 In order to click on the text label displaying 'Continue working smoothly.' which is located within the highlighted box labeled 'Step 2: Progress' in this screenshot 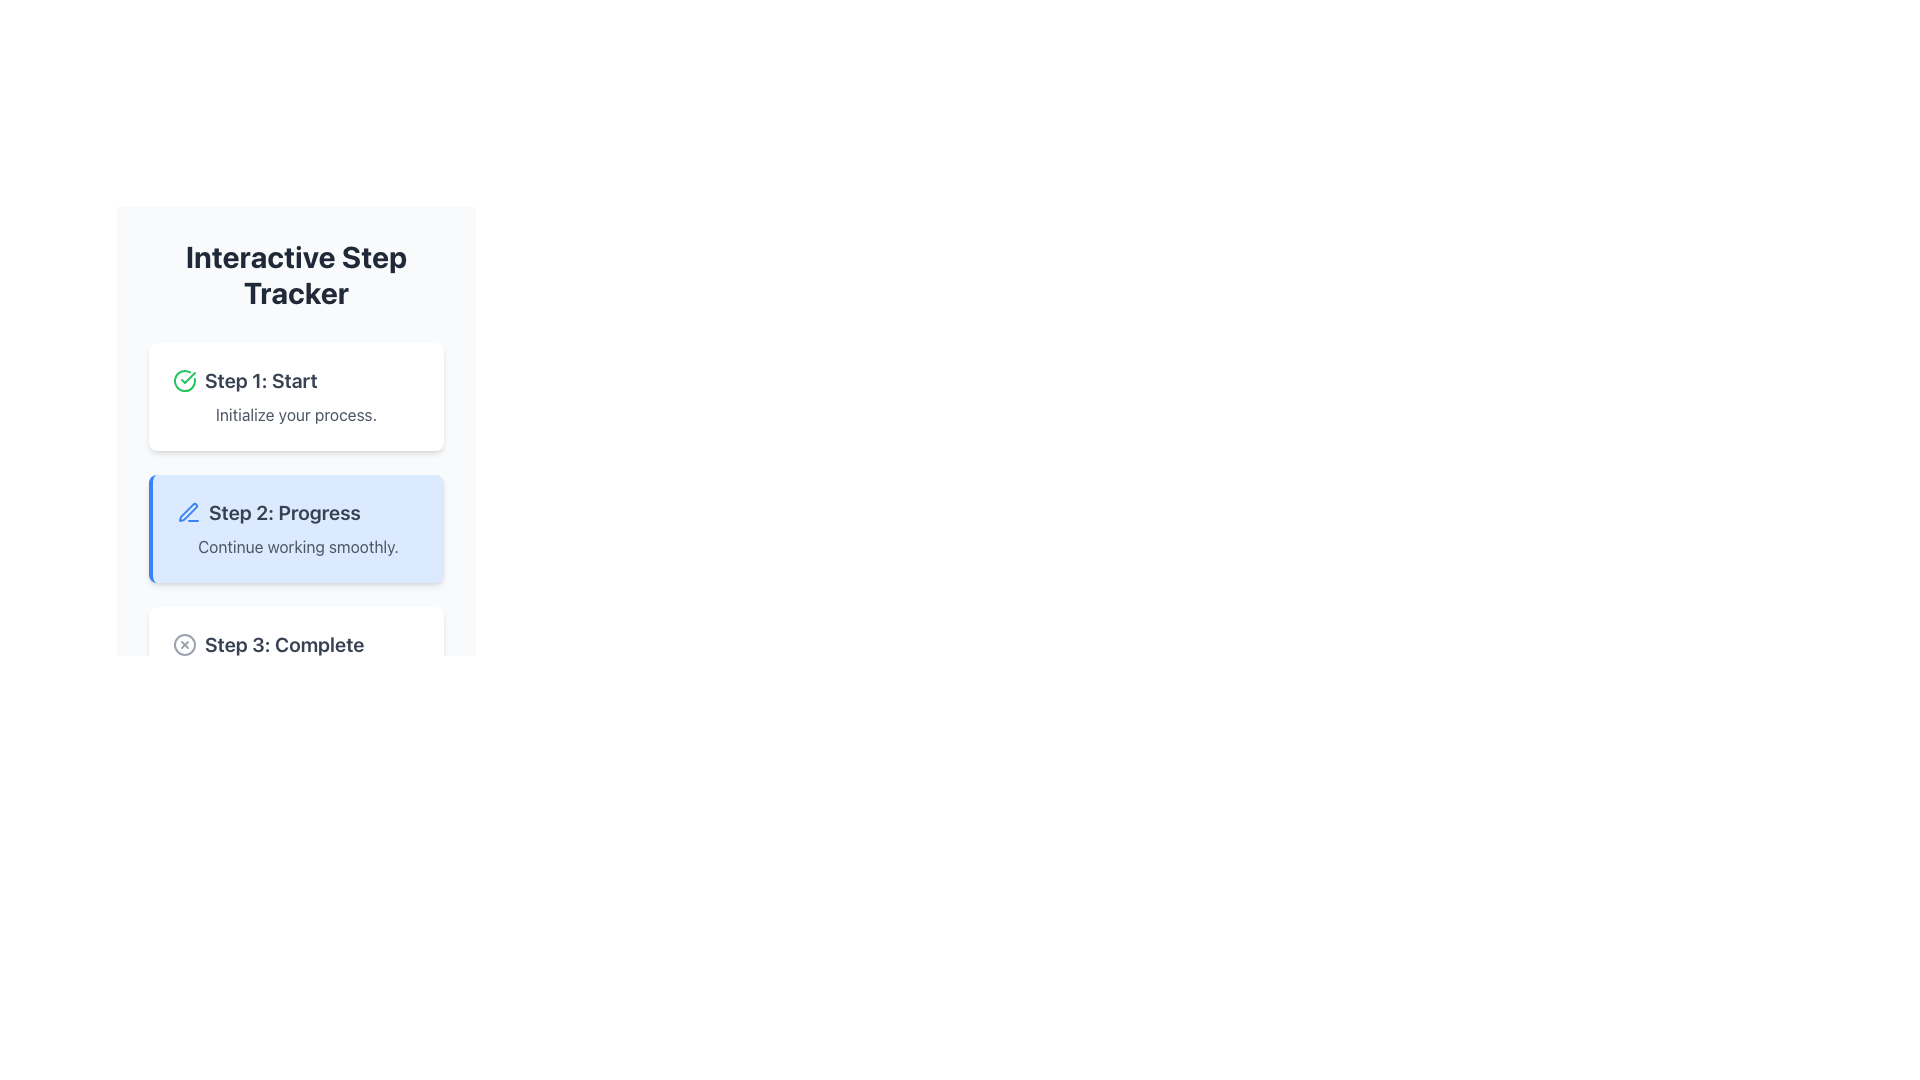, I will do `click(297, 547)`.